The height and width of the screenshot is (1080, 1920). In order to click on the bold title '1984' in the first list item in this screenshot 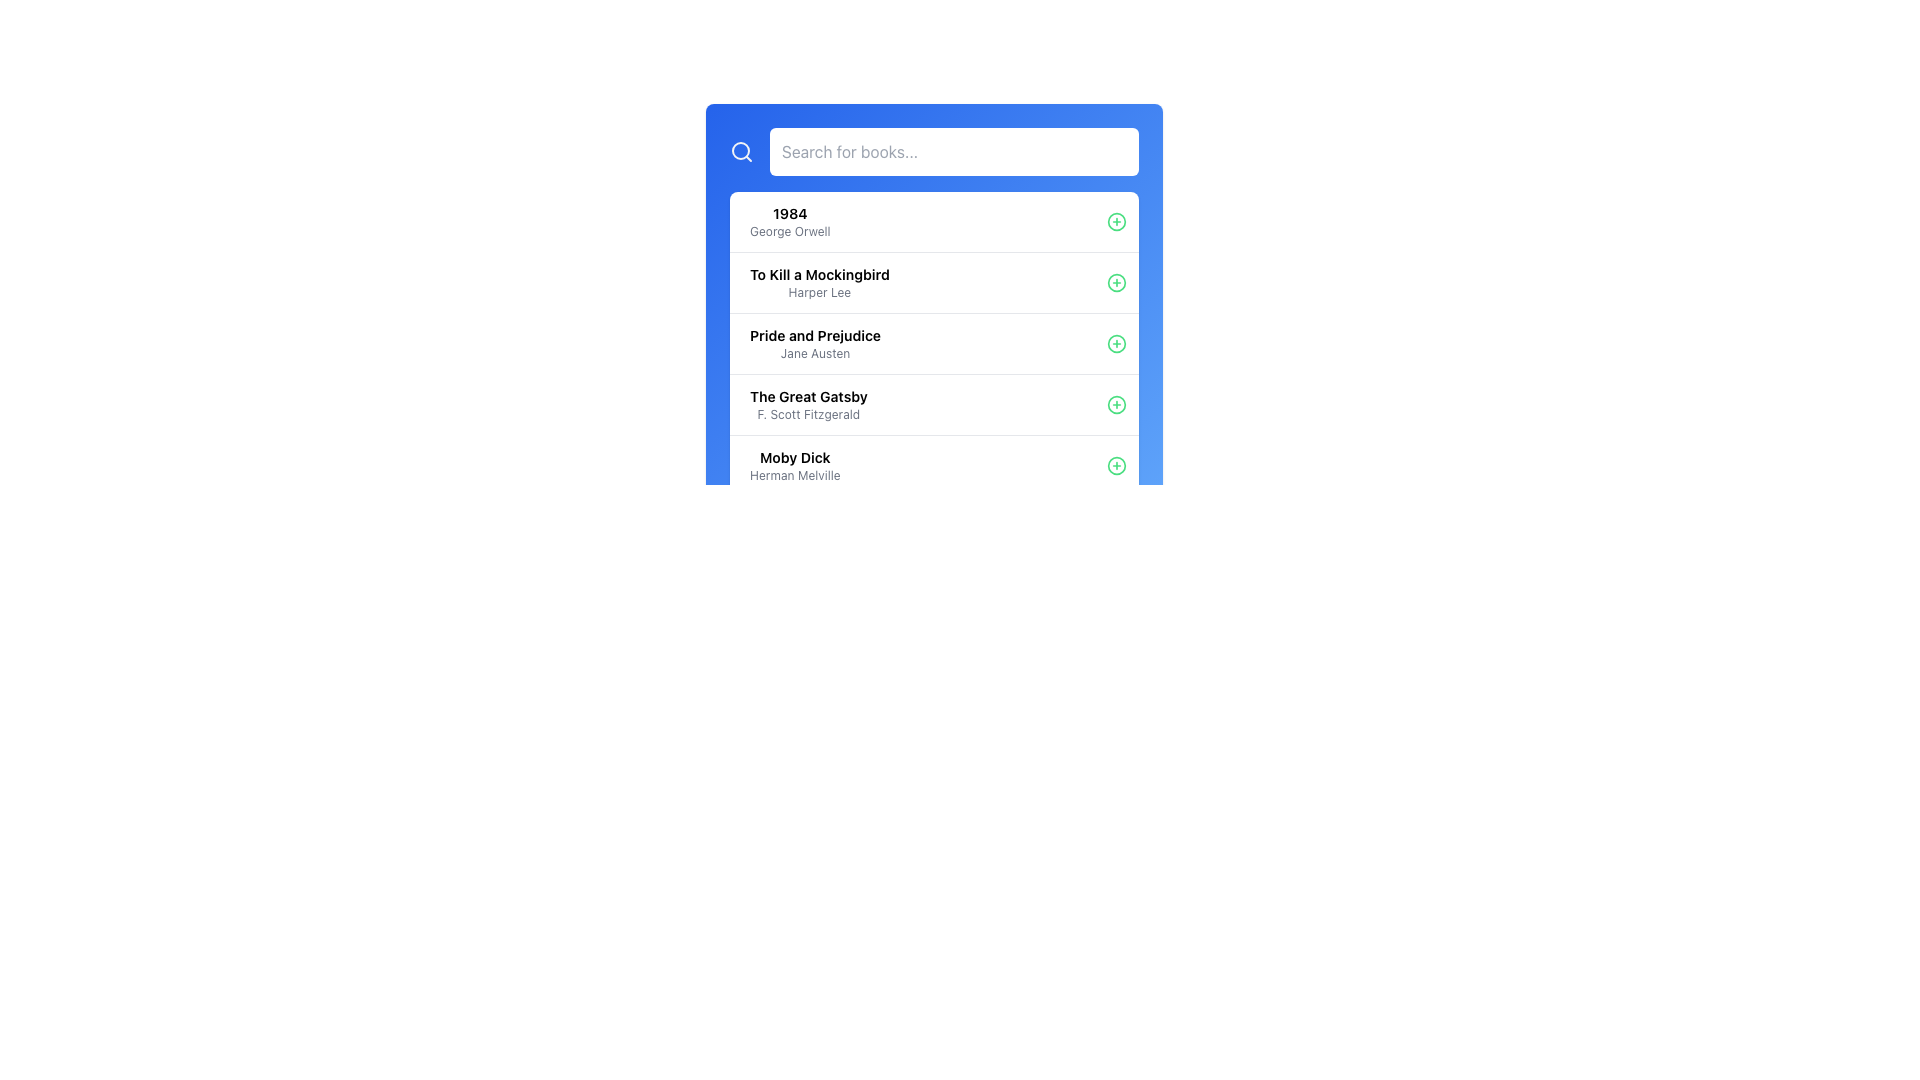, I will do `click(933, 222)`.